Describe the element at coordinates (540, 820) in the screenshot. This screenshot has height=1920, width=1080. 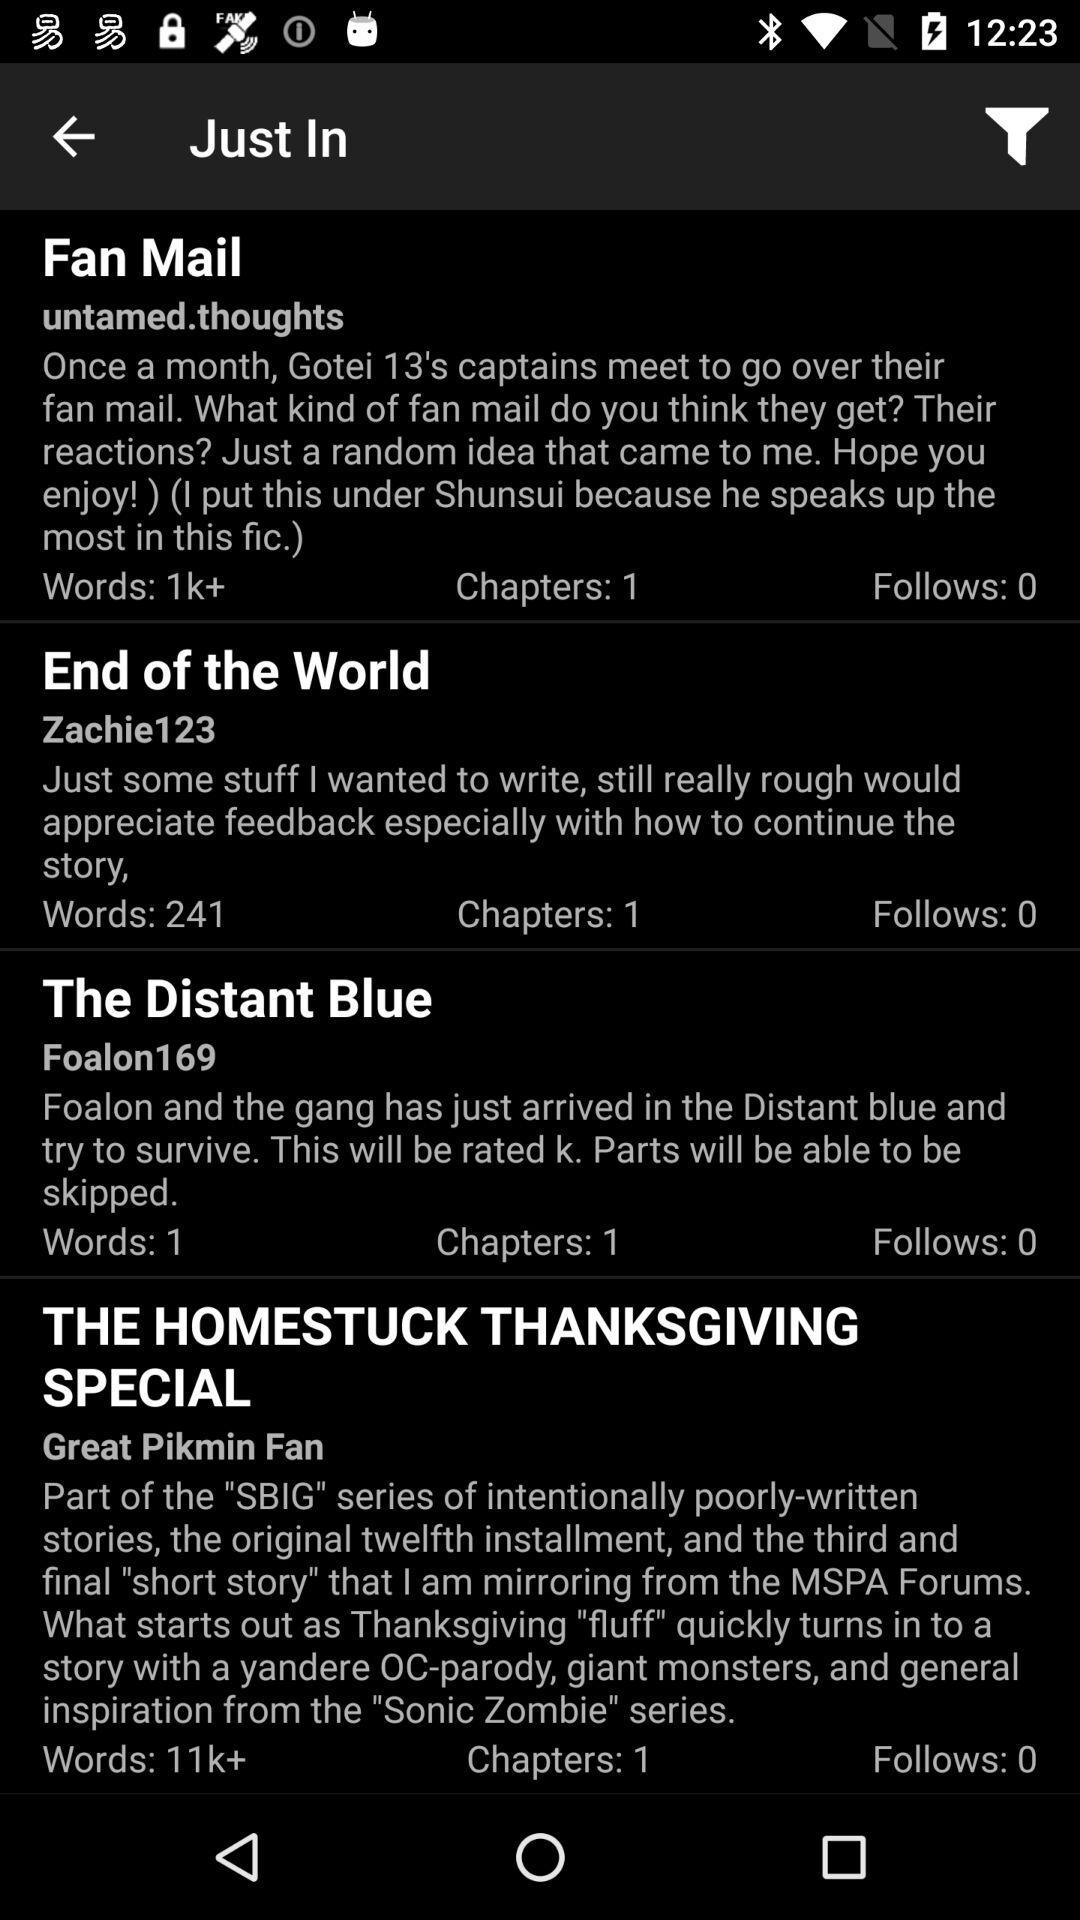
I see `the item above words: 241 item` at that location.